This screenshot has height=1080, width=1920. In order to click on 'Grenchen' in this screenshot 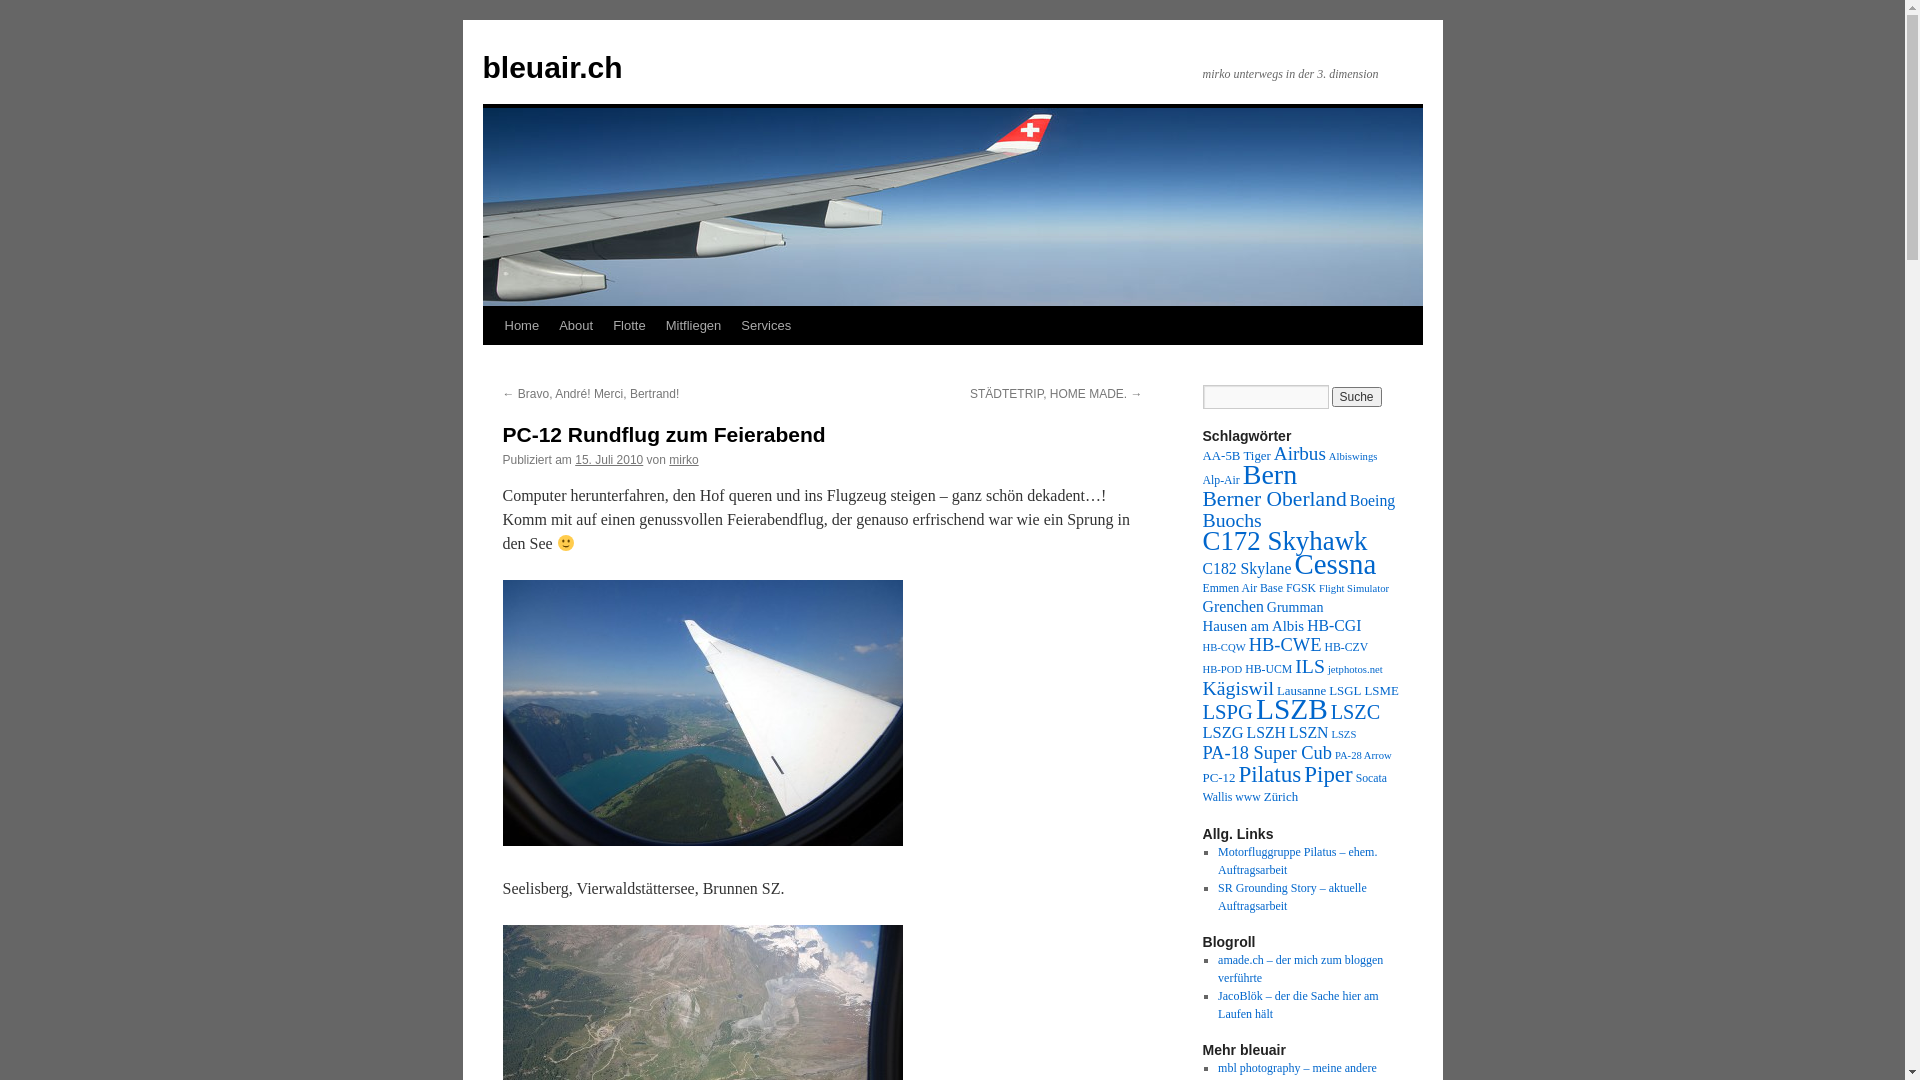, I will do `click(1231, 605)`.